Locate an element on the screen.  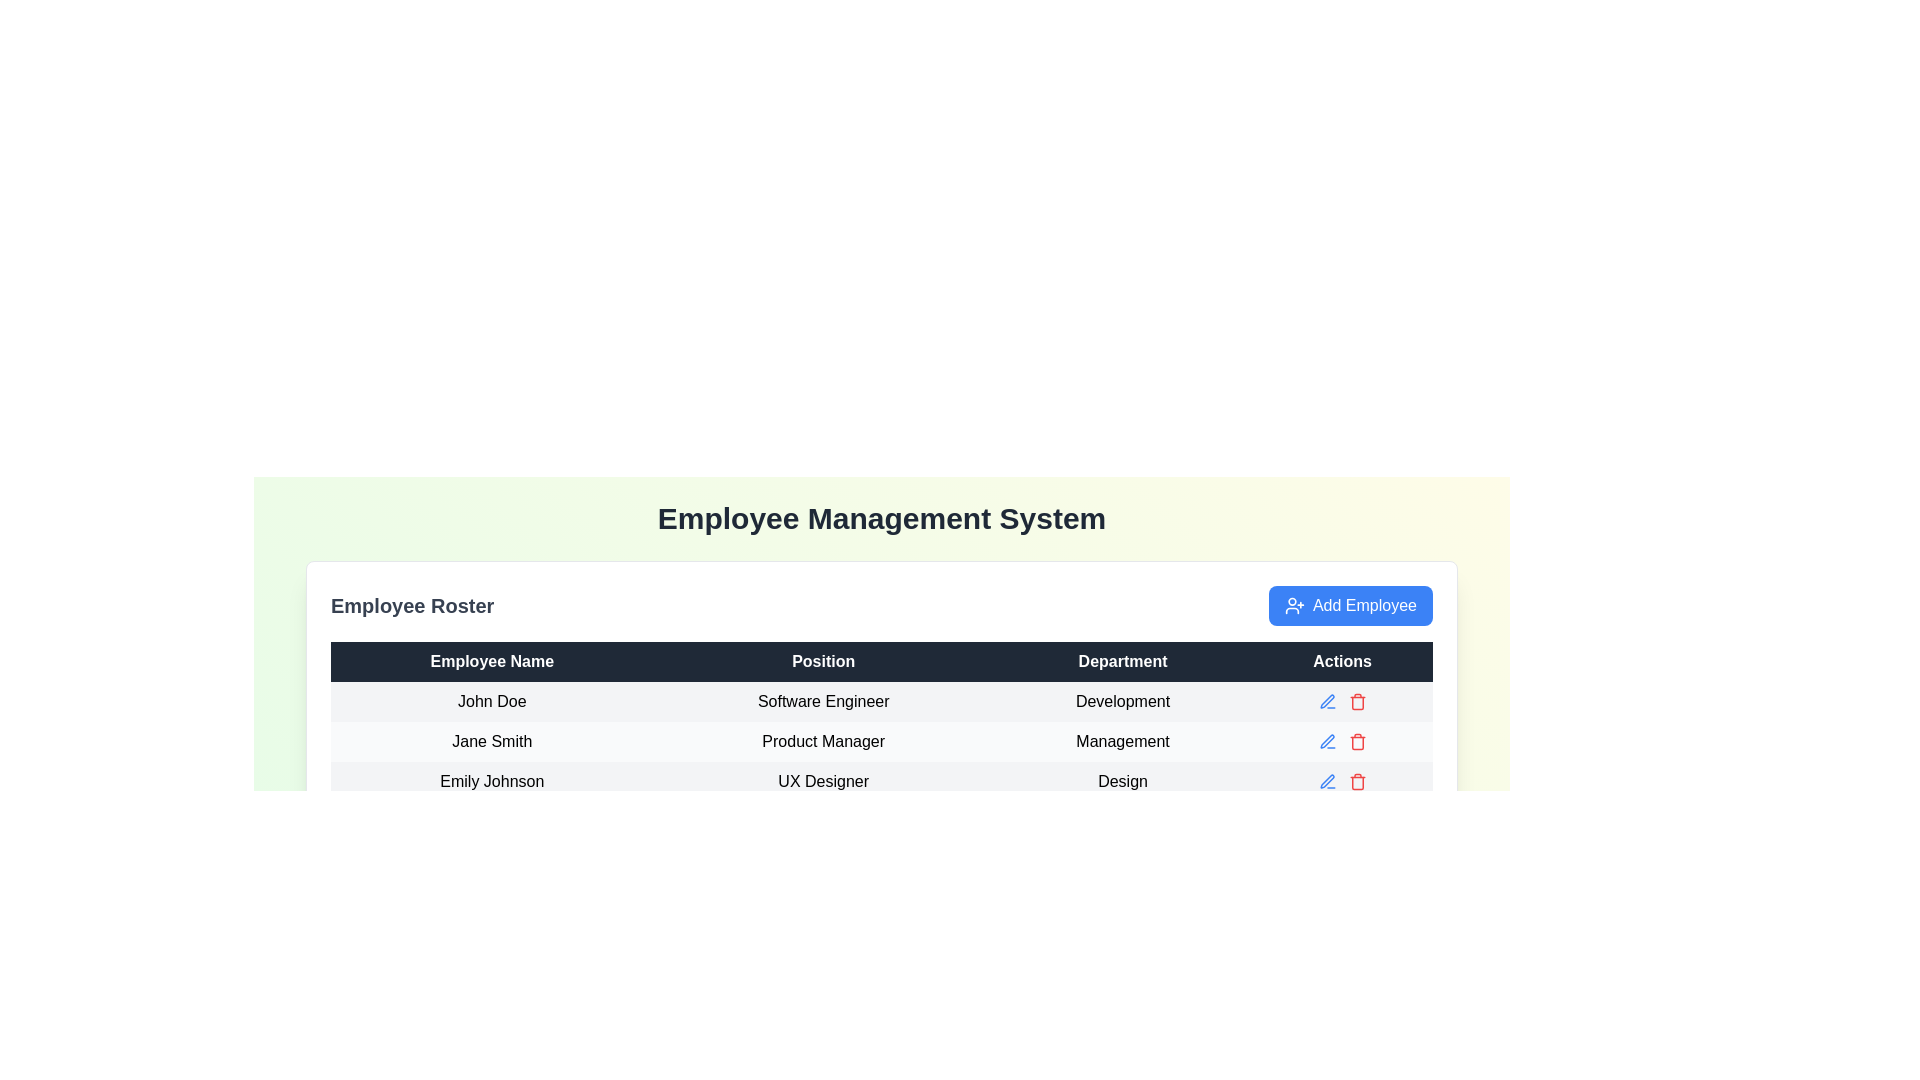
the red delete icon in the actions column of the first row for 'John Doe' is located at coordinates (1342, 701).